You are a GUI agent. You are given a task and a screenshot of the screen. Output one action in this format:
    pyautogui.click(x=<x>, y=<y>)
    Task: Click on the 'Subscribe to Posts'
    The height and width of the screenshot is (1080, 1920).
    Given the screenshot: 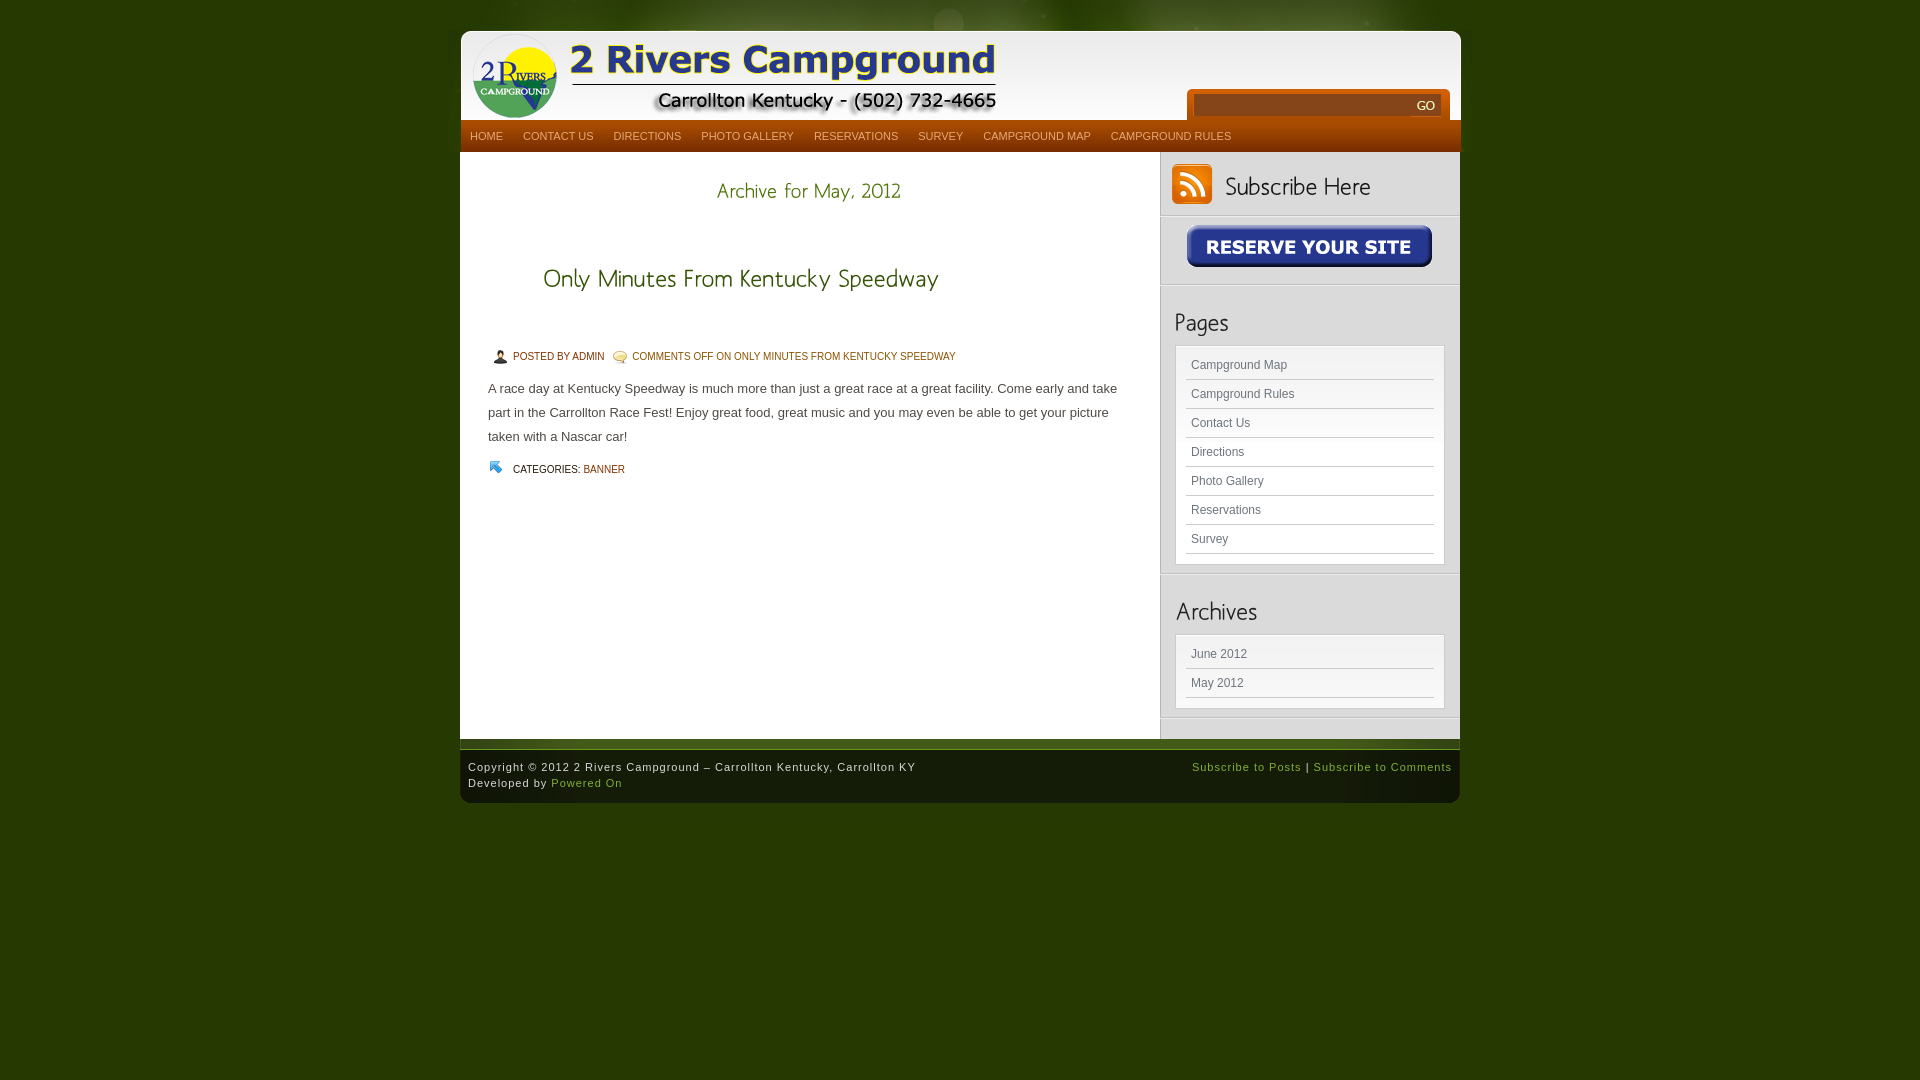 What is the action you would take?
    pyautogui.click(x=1191, y=766)
    